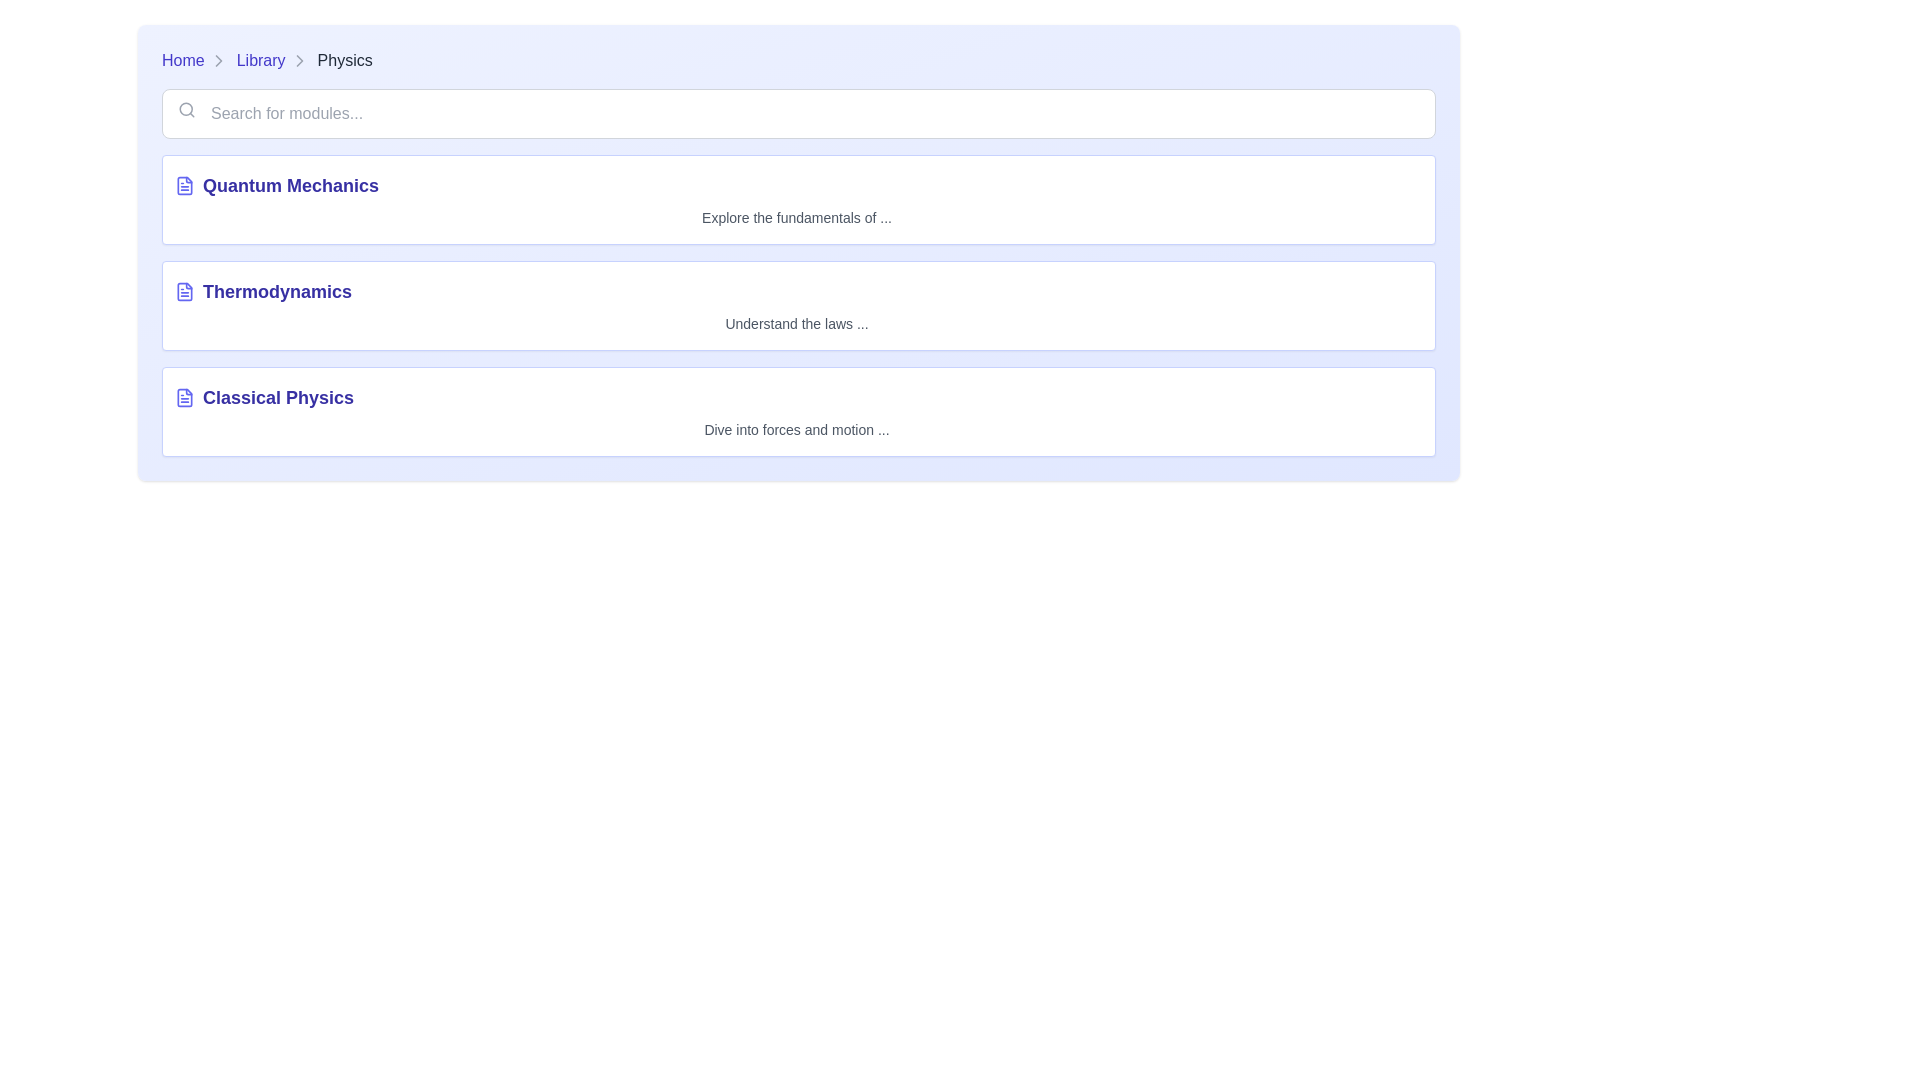 Image resolution: width=1920 pixels, height=1080 pixels. Describe the element at coordinates (218, 60) in the screenshot. I see `the right-facing chevron-shaped icon that visually separates the breadcrumb navigation from the 'Home' link text` at that location.